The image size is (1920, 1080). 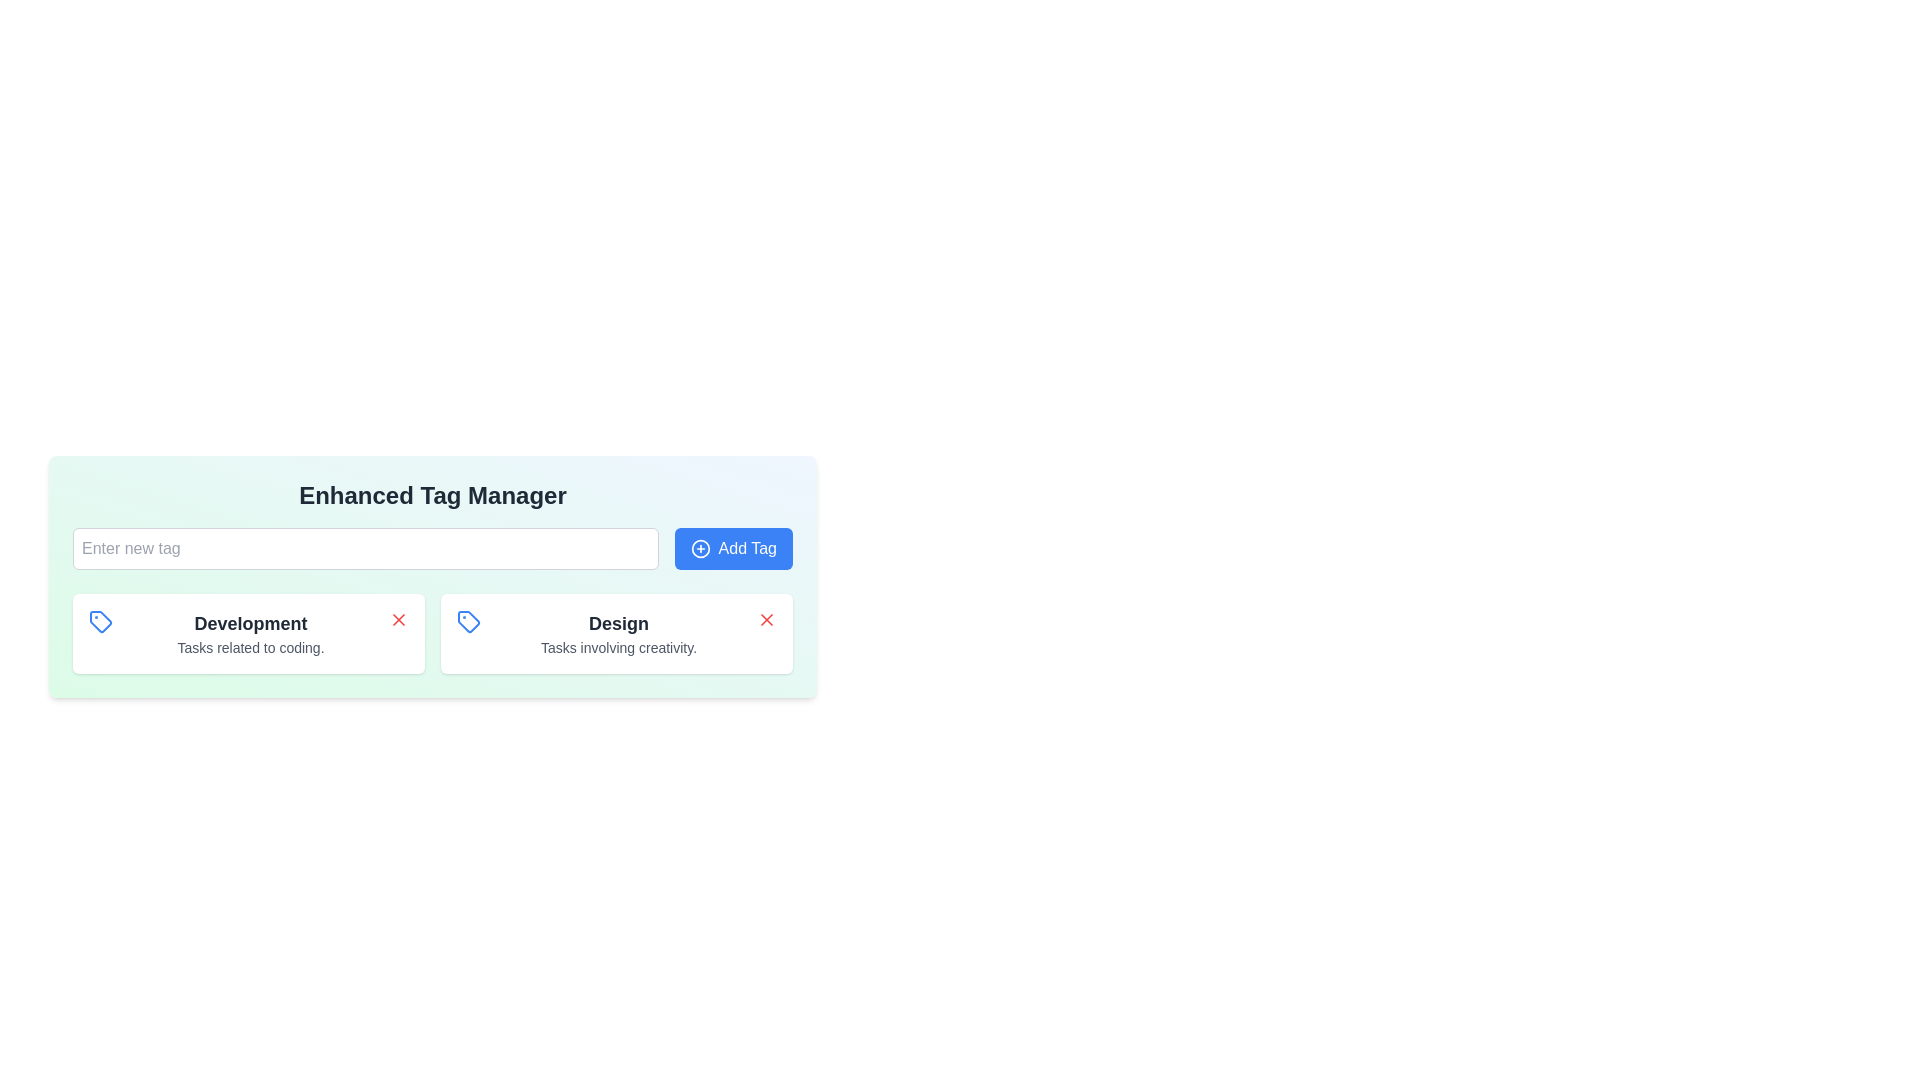 I want to click on the dismiss icon located at the top-right corner of the 'Development' tile, so click(x=398, y=619).